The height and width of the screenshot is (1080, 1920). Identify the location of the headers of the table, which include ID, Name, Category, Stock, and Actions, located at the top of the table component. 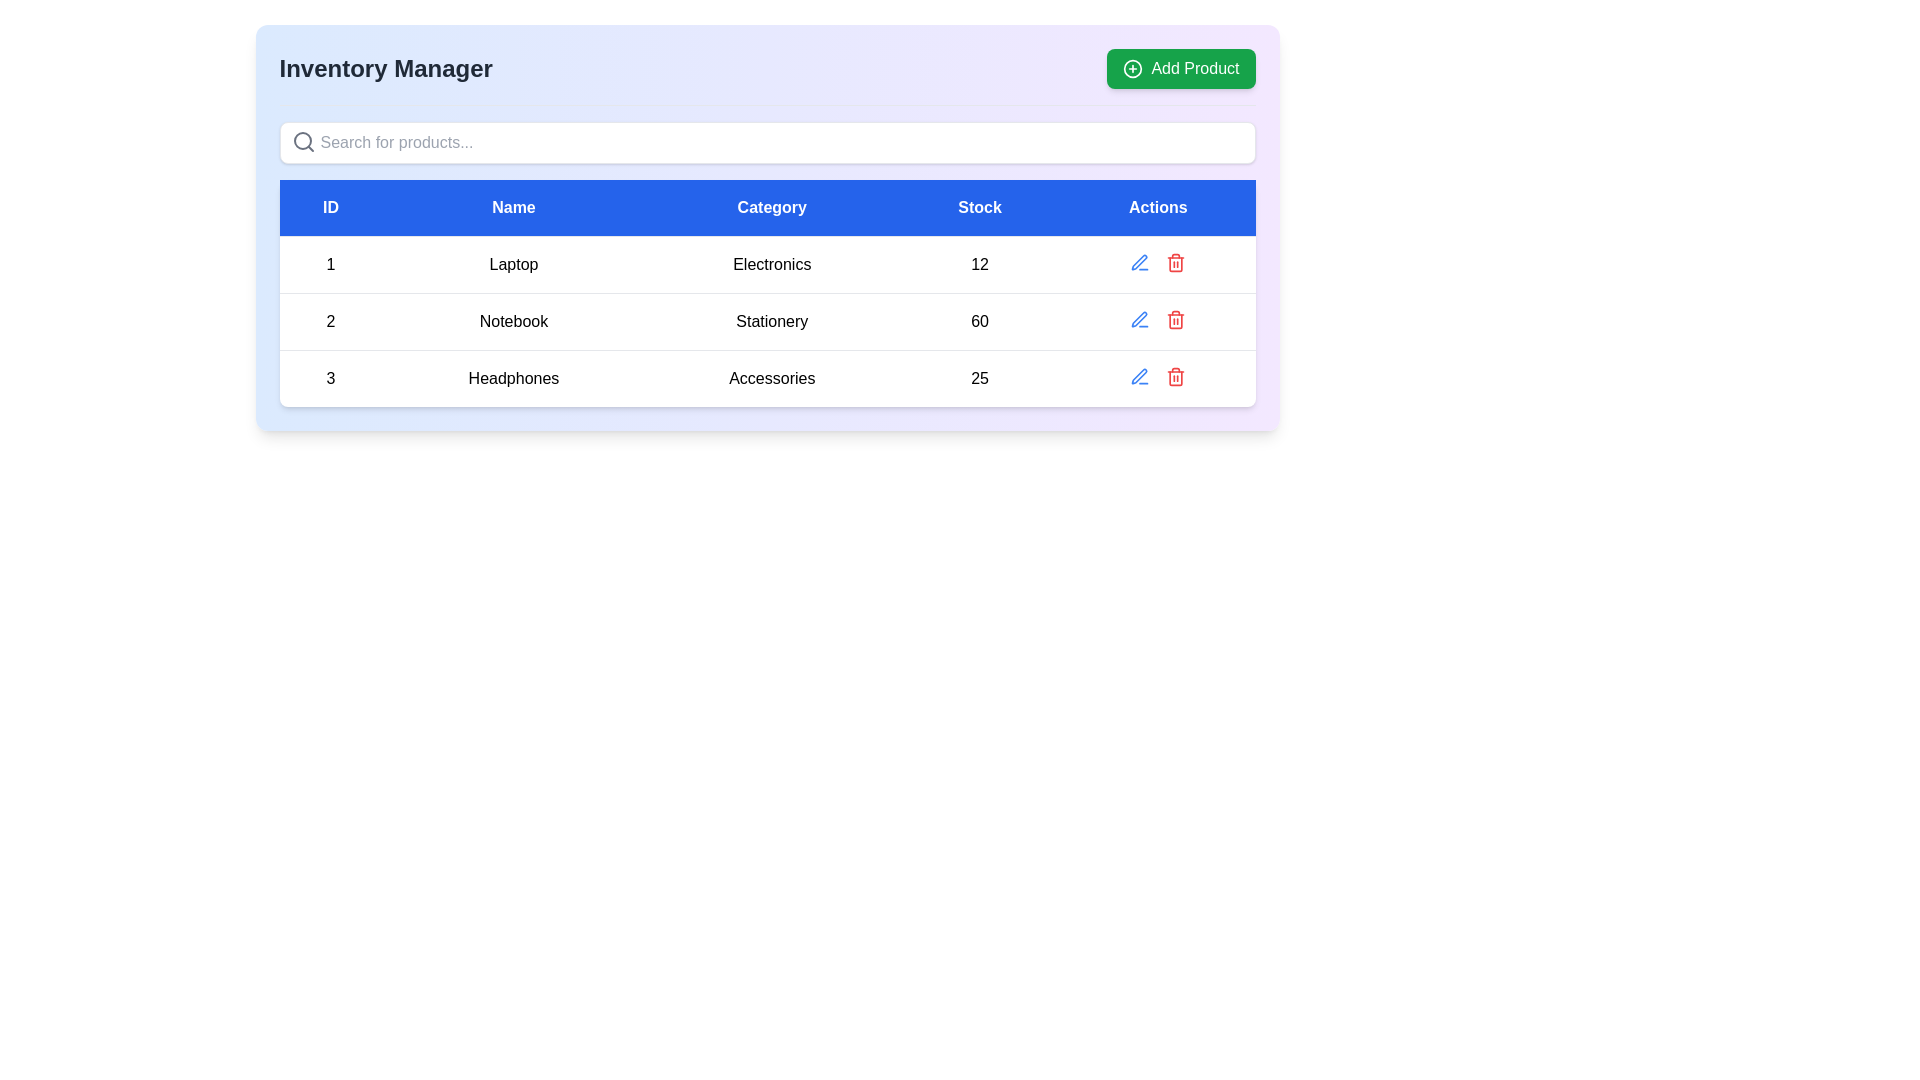
(766, 208).